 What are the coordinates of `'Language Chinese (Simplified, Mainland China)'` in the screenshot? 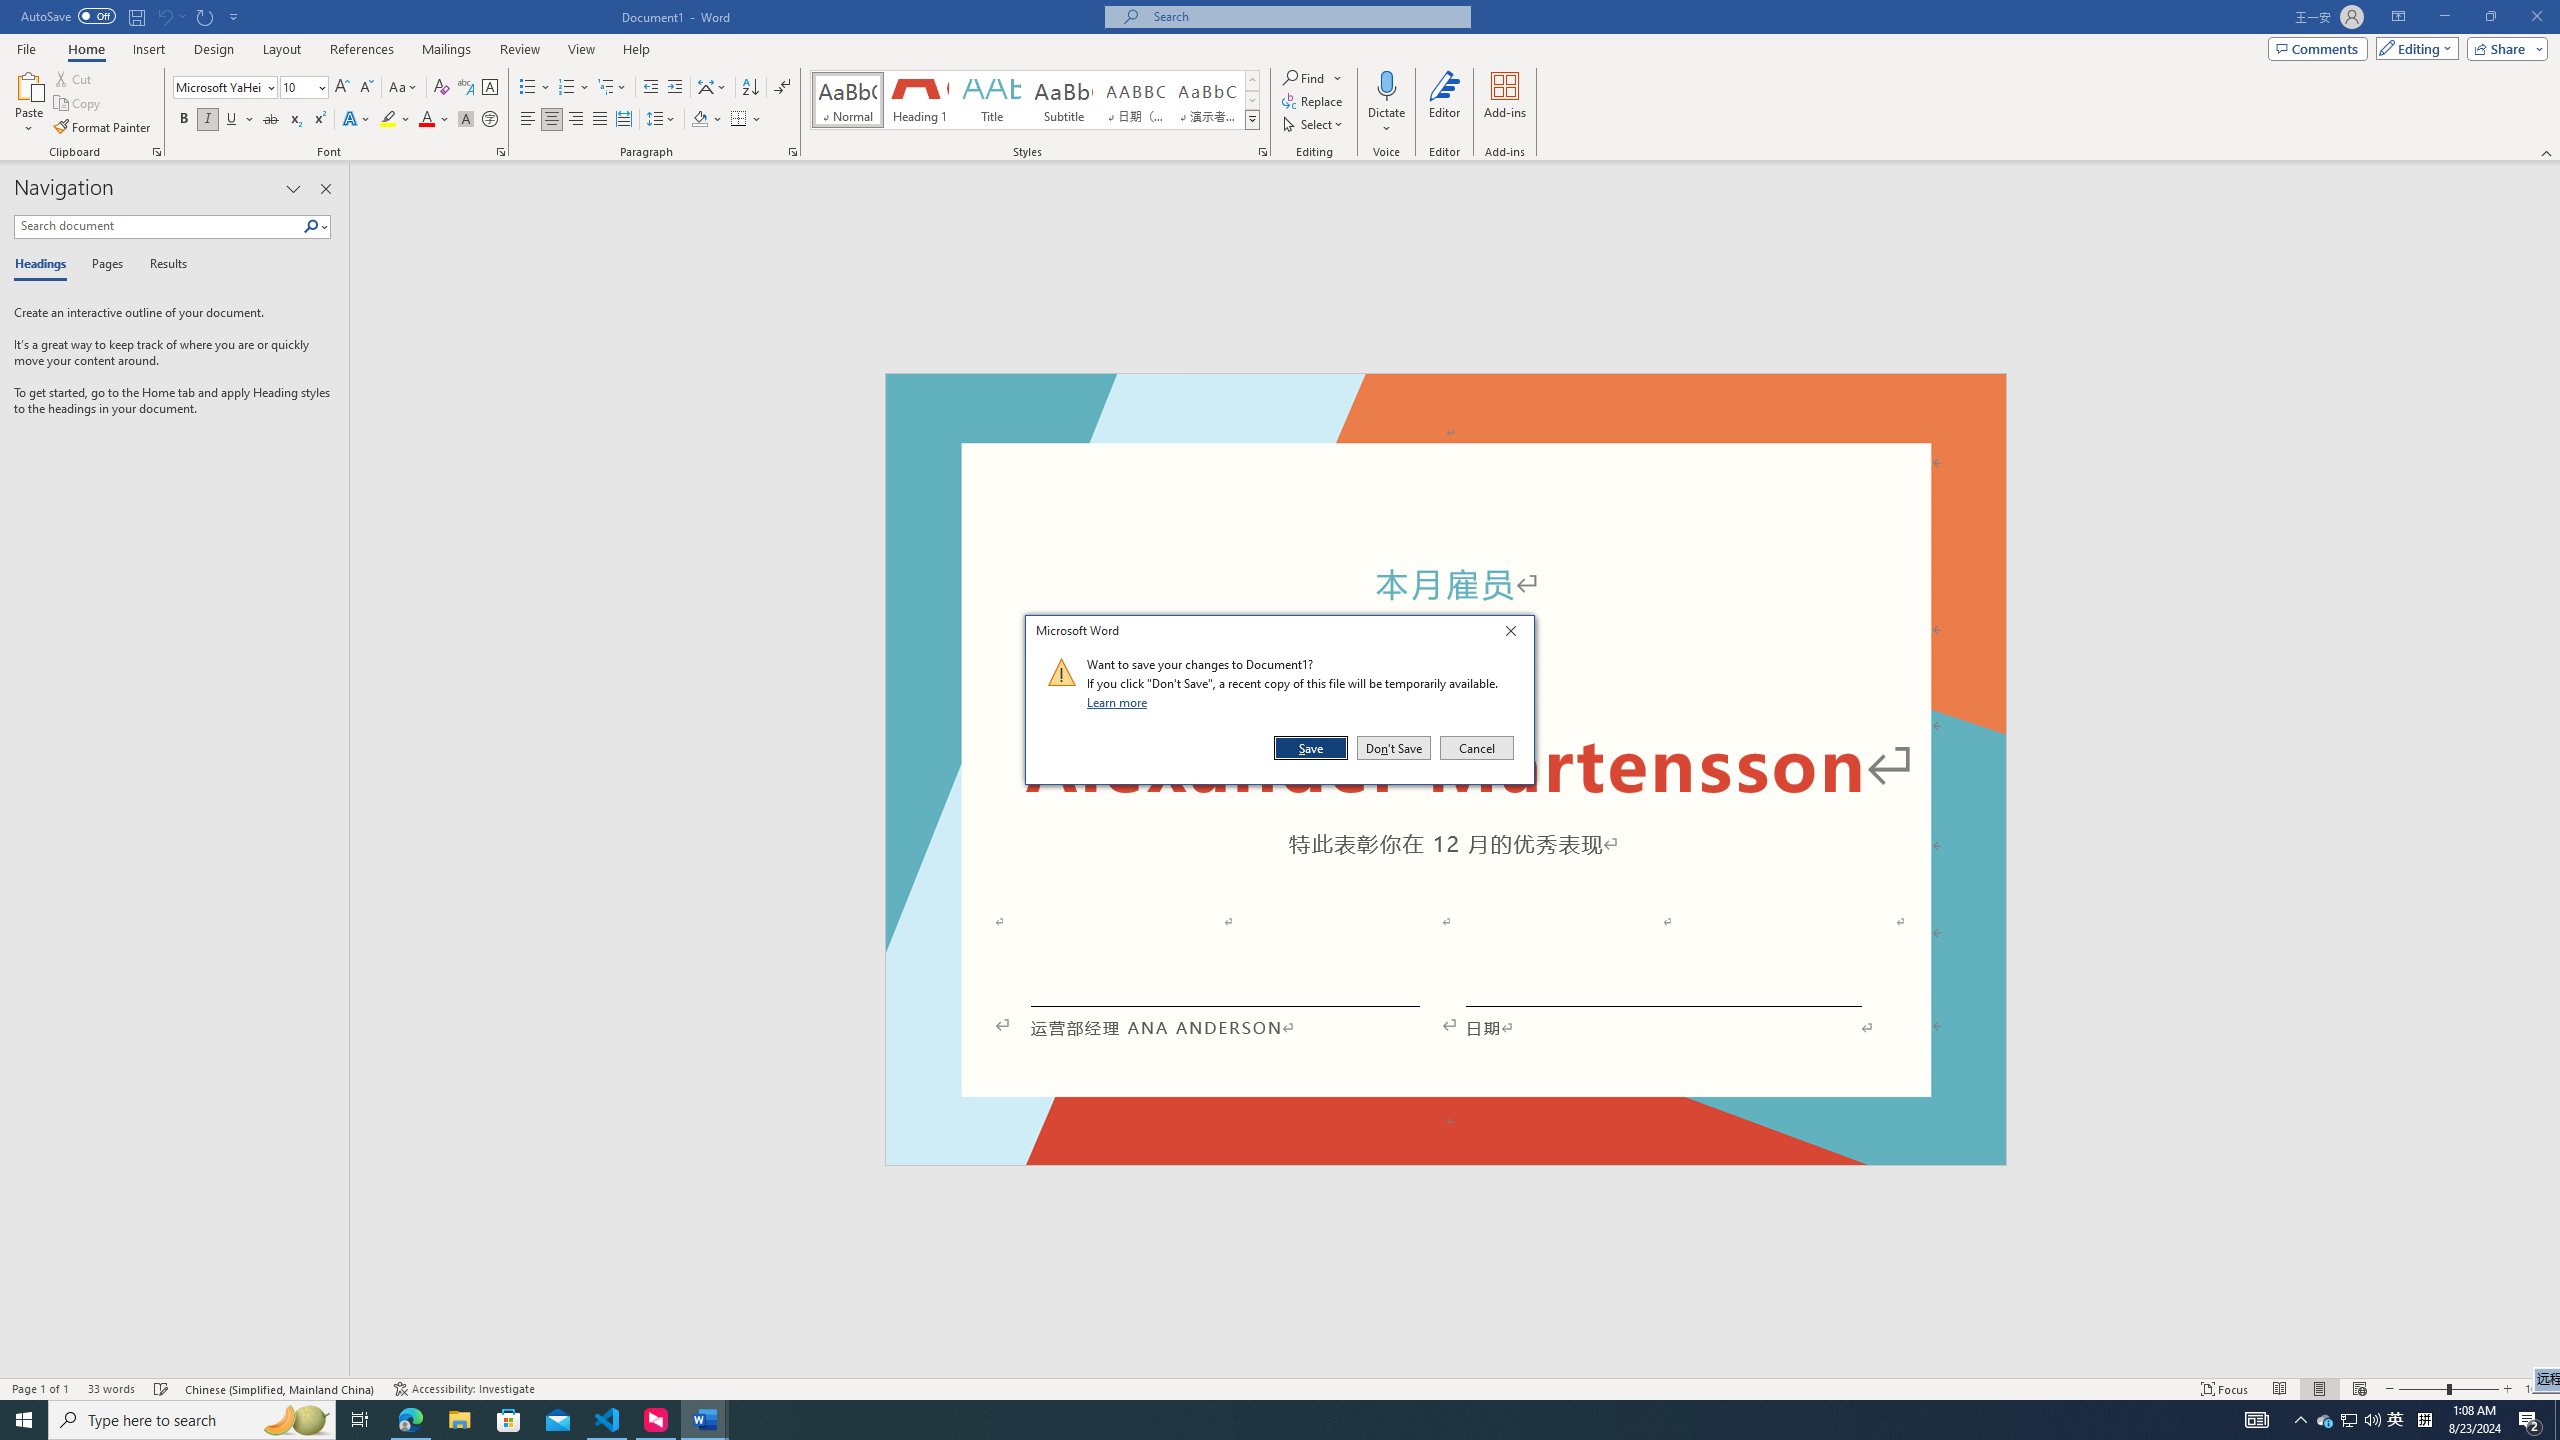 It's located at (281, 1389).